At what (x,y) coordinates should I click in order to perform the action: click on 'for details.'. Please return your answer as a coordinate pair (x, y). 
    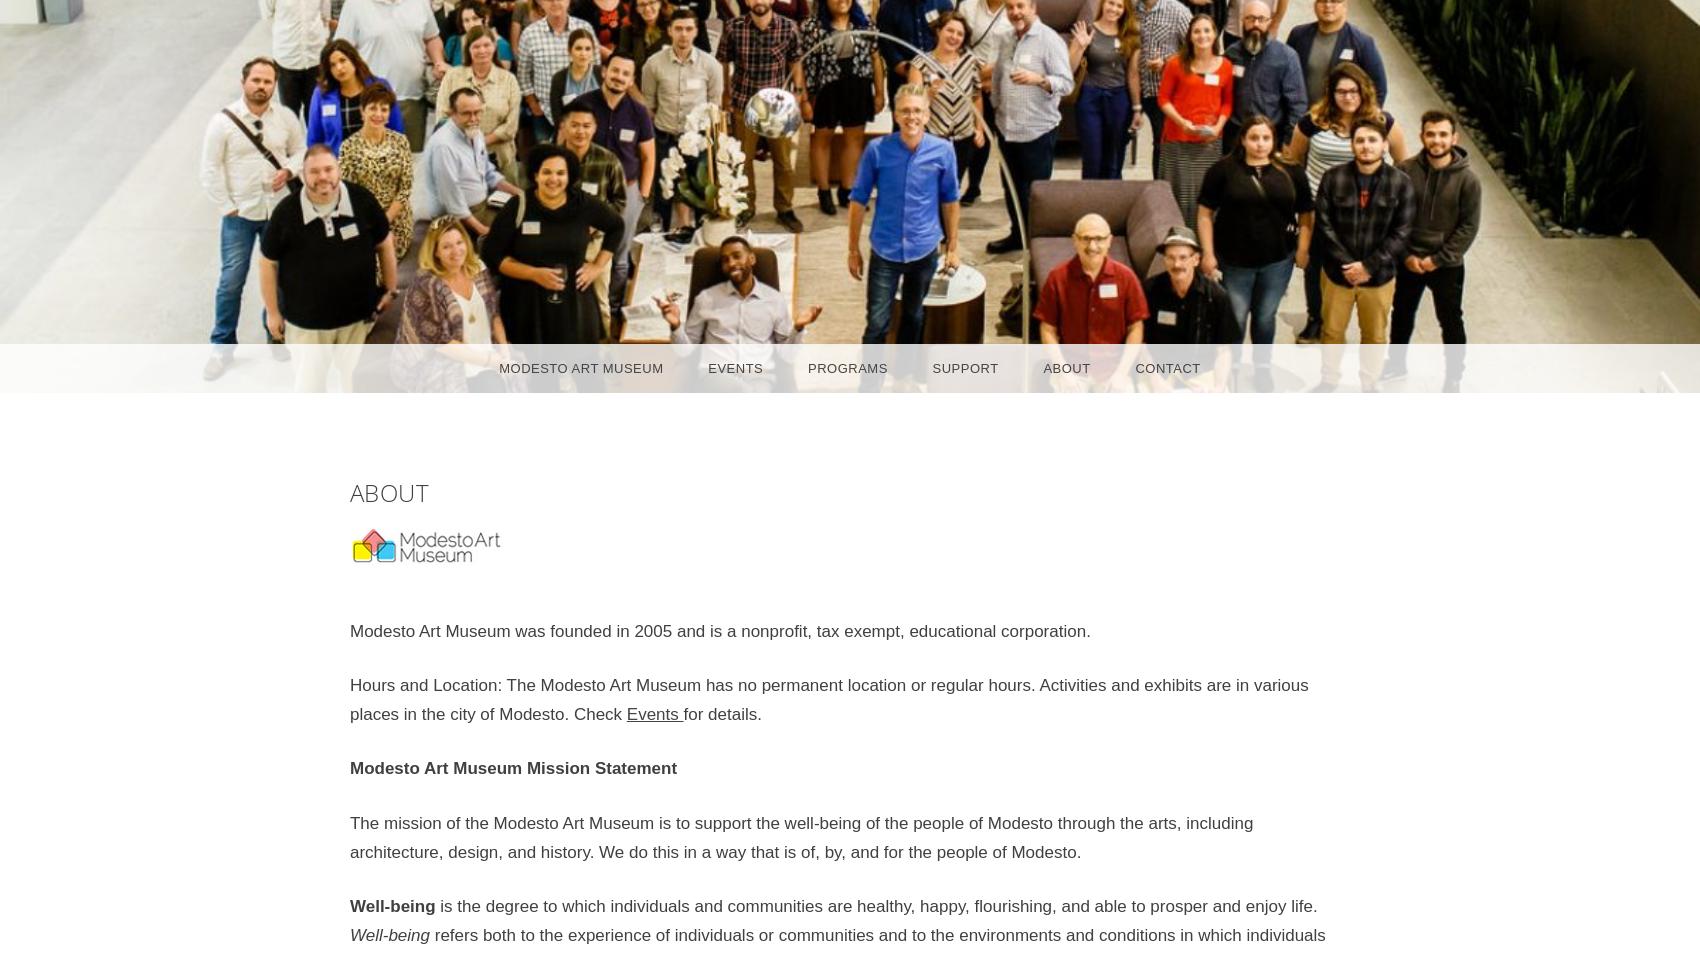
    Looking at the image, I should click on (721, 713).